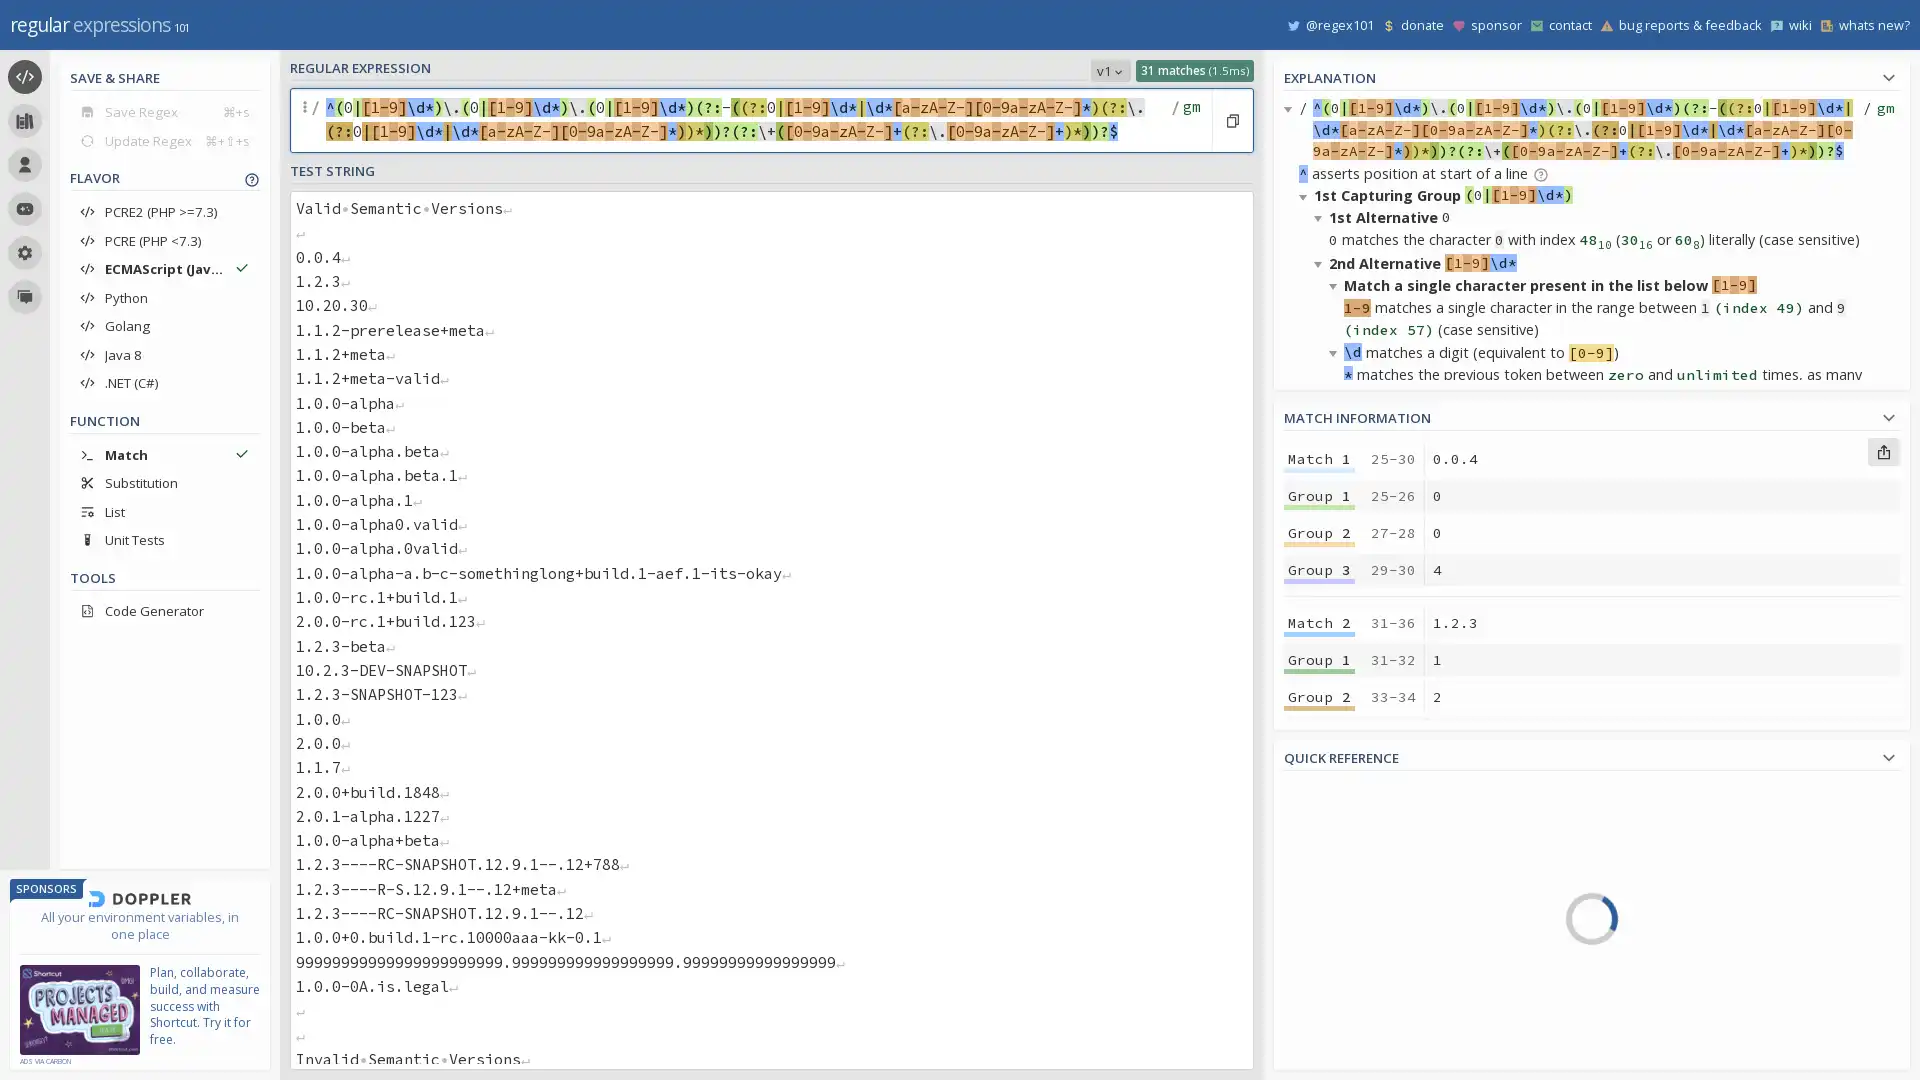  Describe the element at coordinates (164, 139) in the screenshot. I see `Update Regex ++s` at that location.